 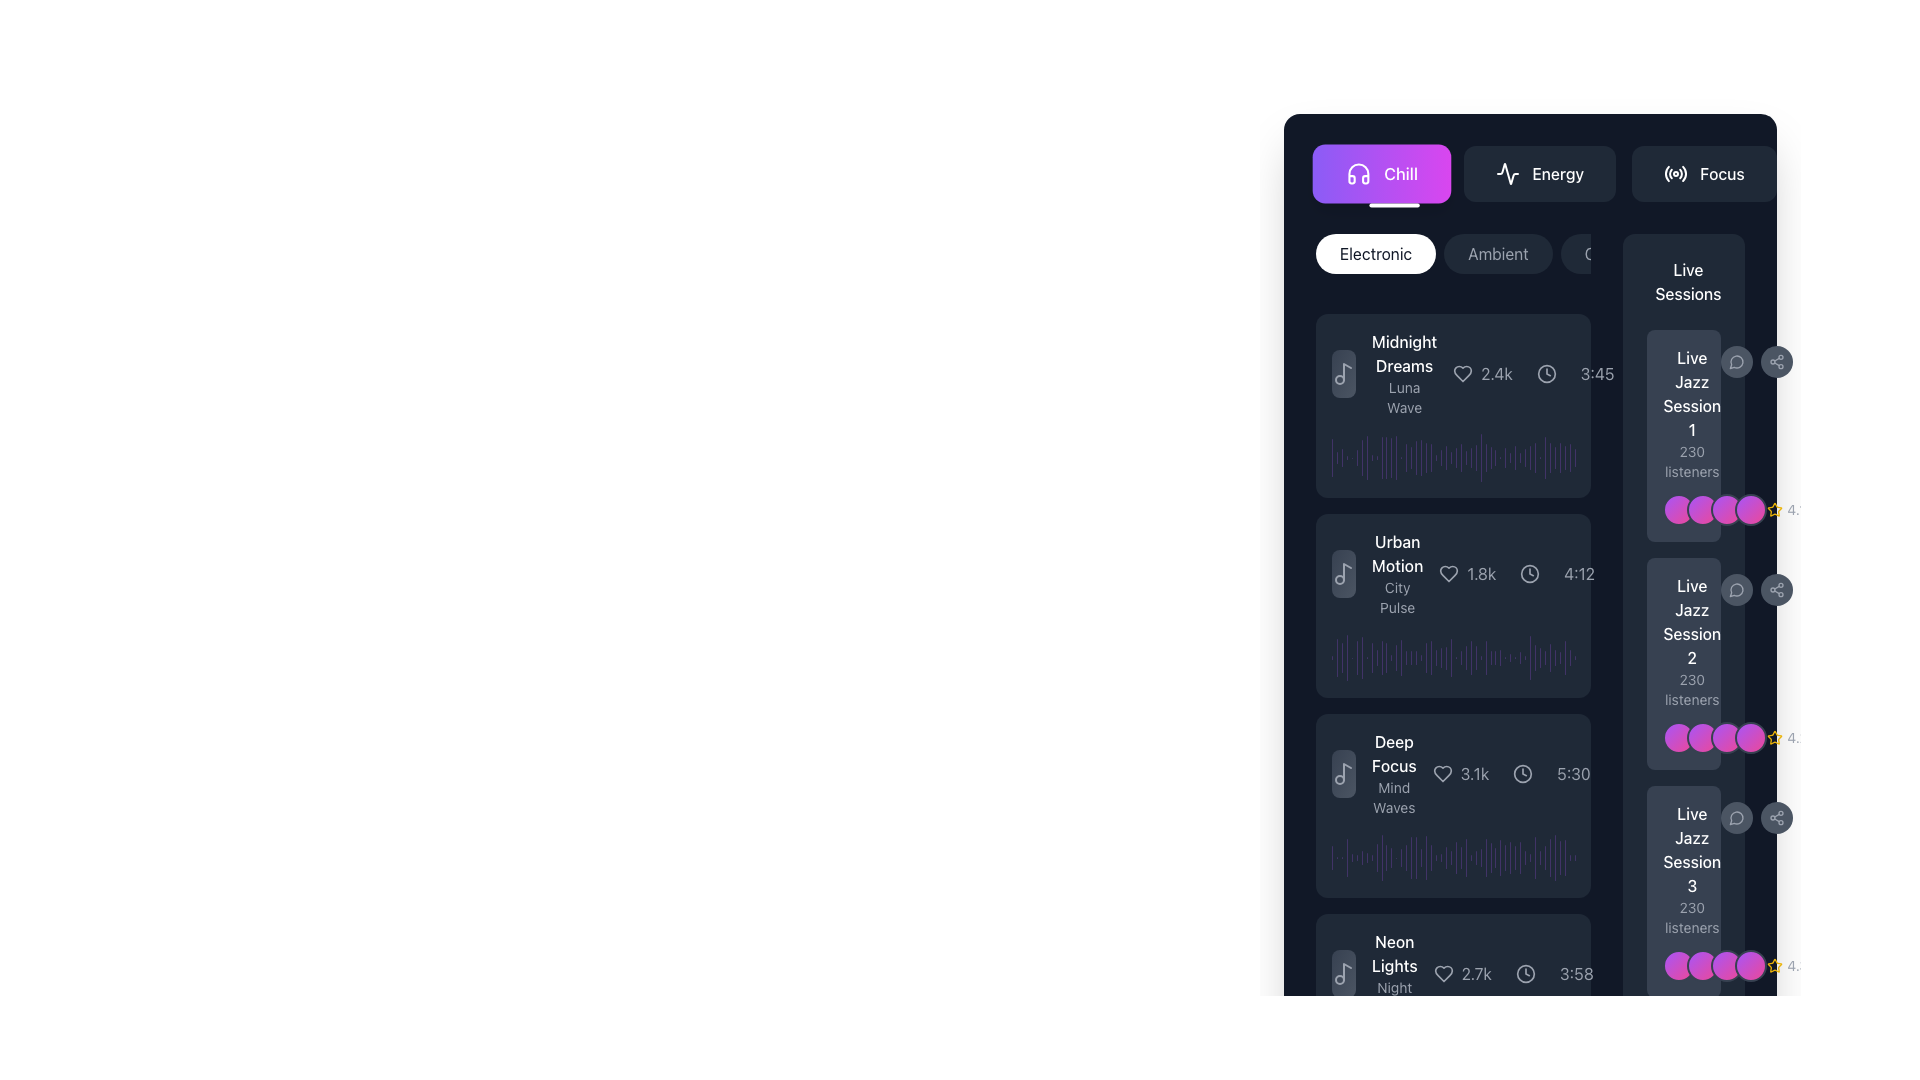 I want to click on text label displaying the count of likes or followers for the second music track in the list, located to the right of the heart icon, so click(x=1481, y=574).